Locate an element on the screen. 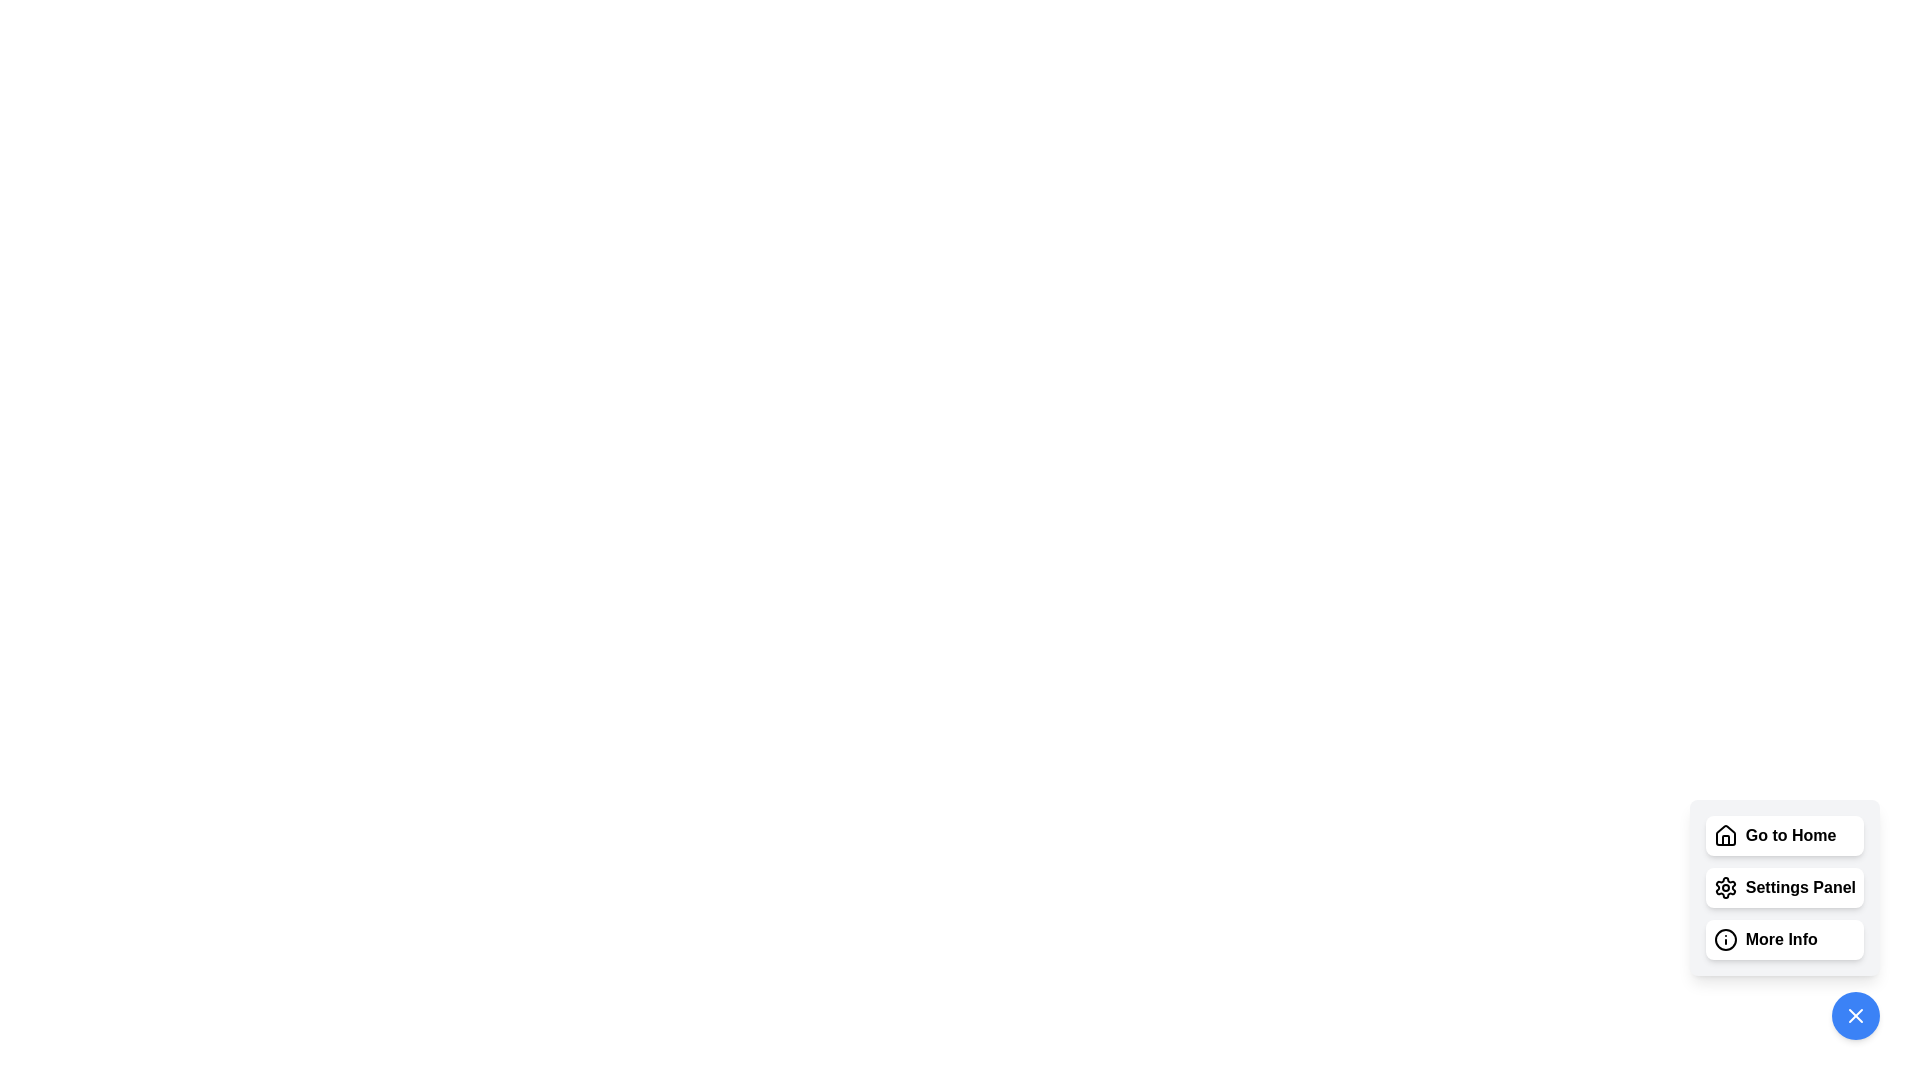  text from the 'Settings Panel' label located in the lower-right corner of the interface, next to the gear icon is located at coordinates (1800, 886).